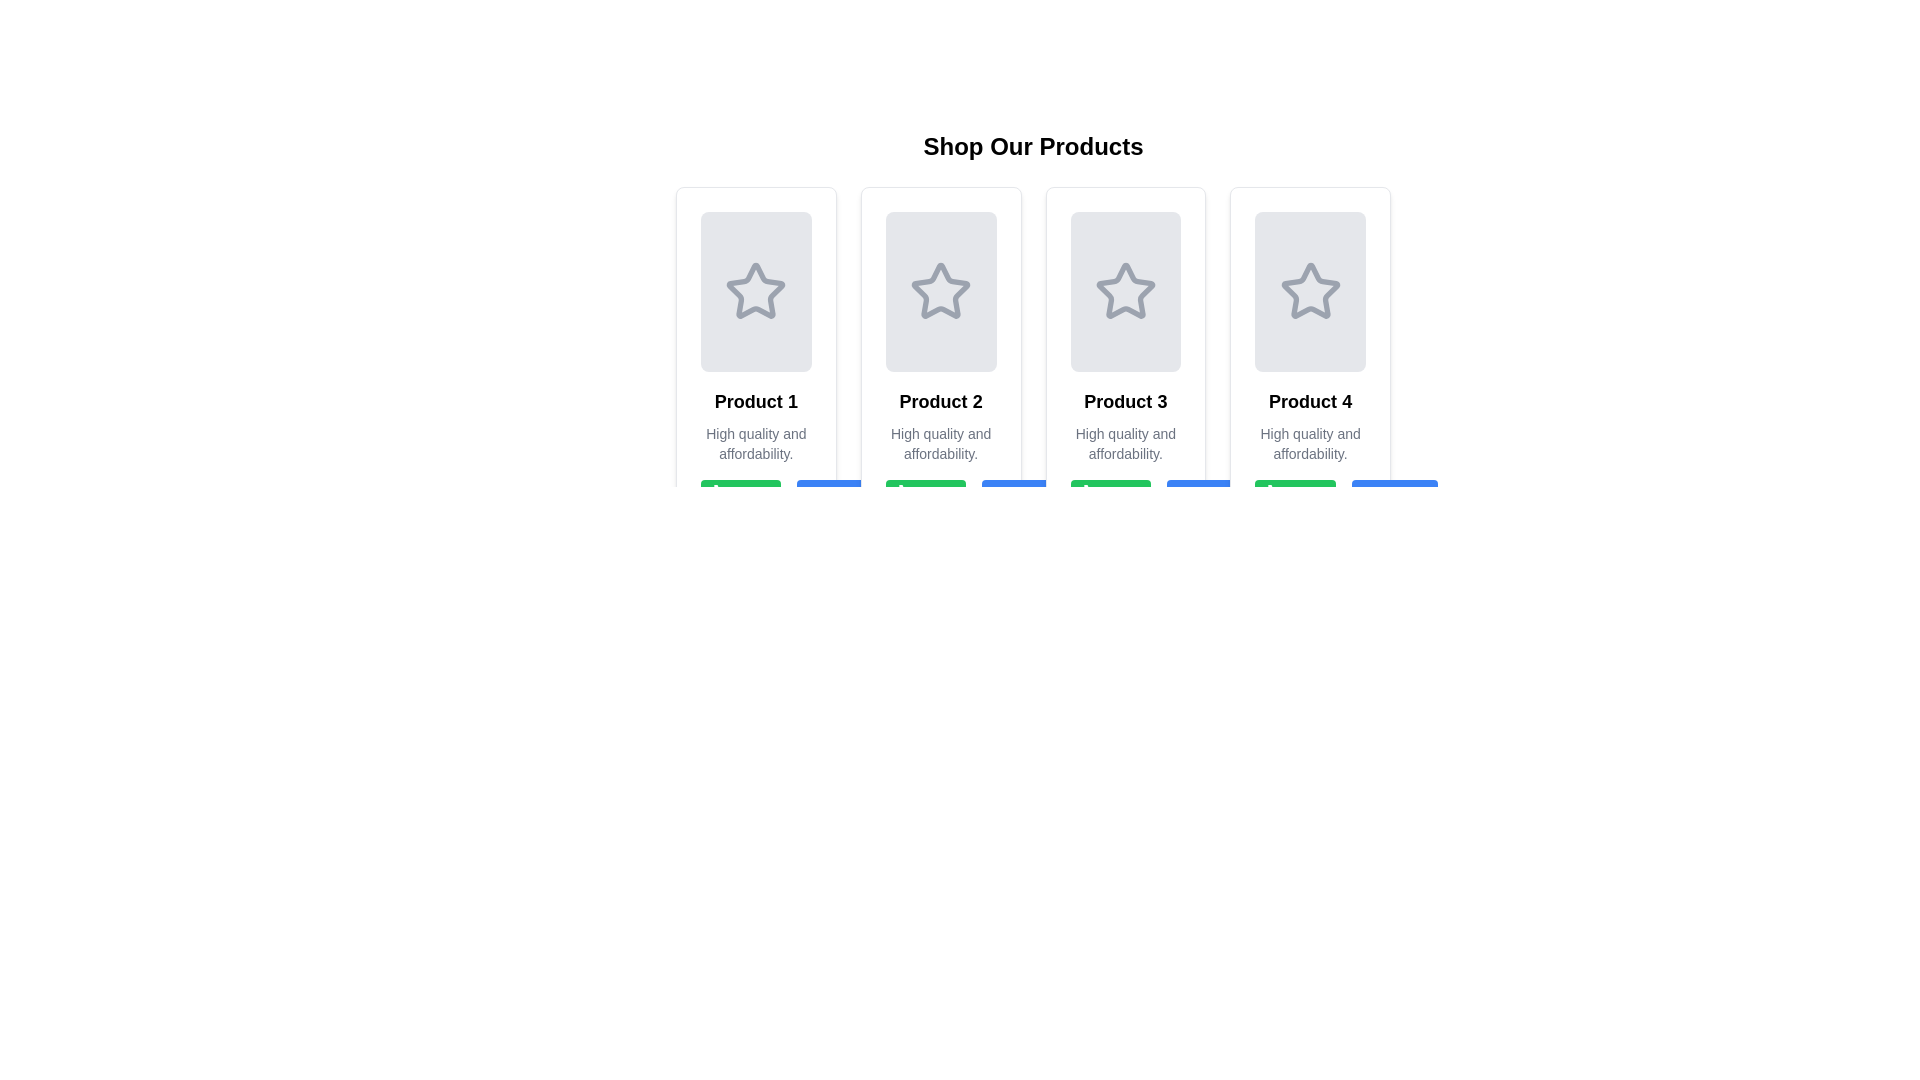 The width and height of the screenshot is (1920, 1080). I want to click on the middle button below Product 2, so click(840, 495).